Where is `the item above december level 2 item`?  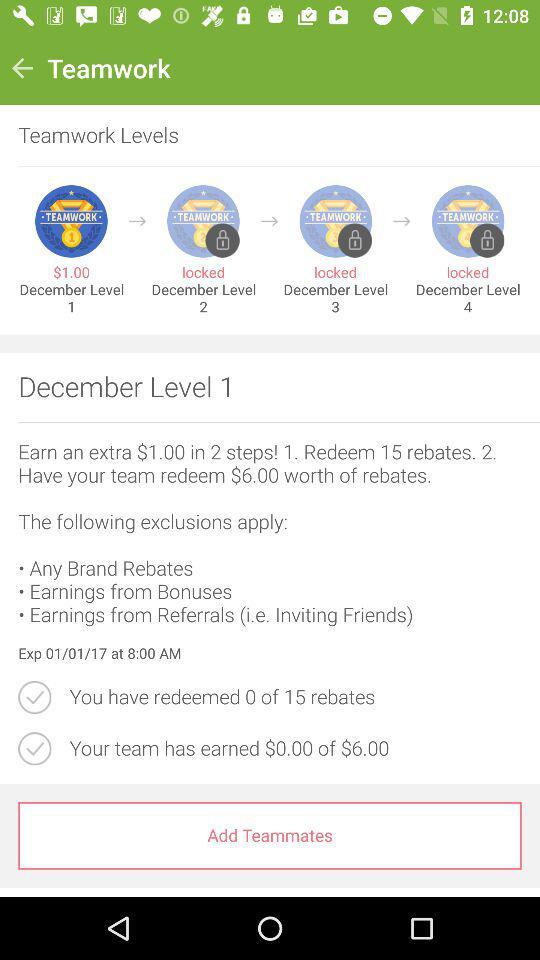
the item above december level 2 item is located at coordinates (269, 221).